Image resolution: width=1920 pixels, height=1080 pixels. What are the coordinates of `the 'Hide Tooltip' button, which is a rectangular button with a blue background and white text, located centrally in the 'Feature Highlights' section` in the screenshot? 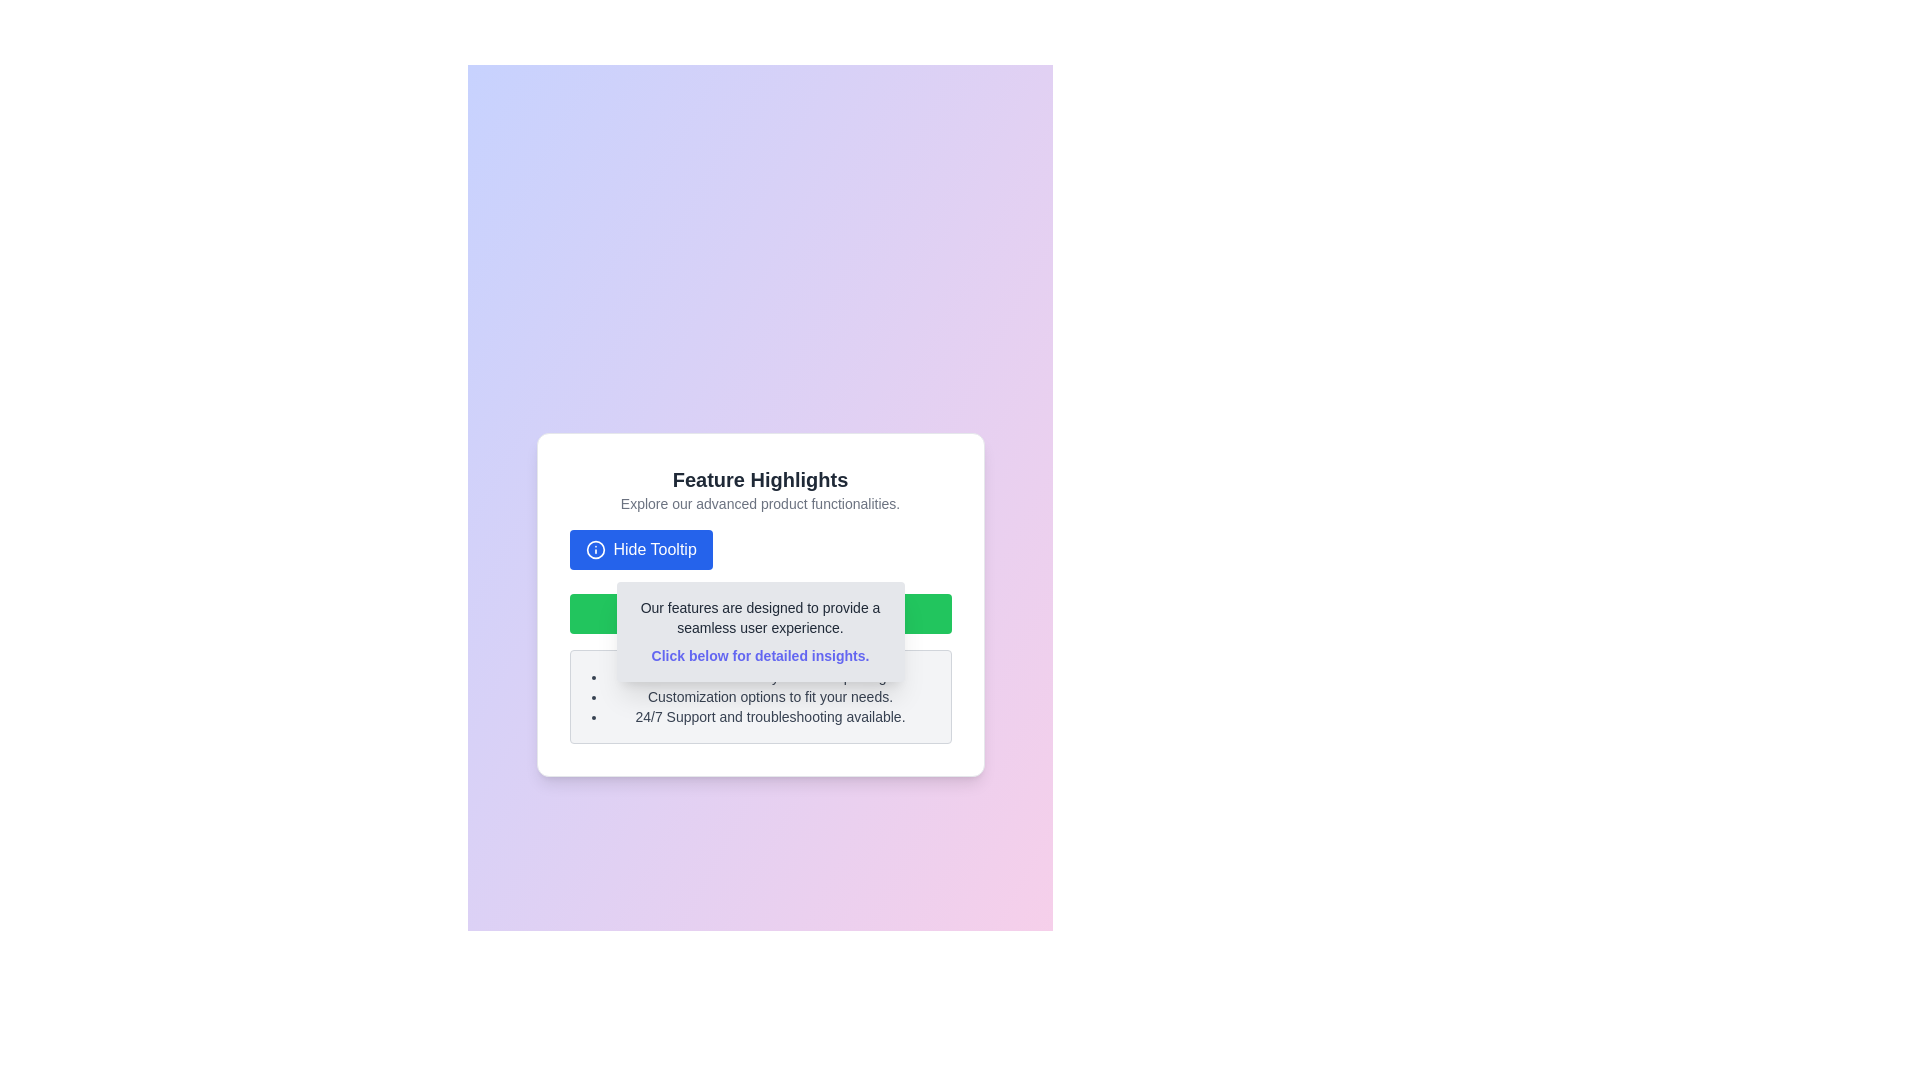 It's located at (641, 550).